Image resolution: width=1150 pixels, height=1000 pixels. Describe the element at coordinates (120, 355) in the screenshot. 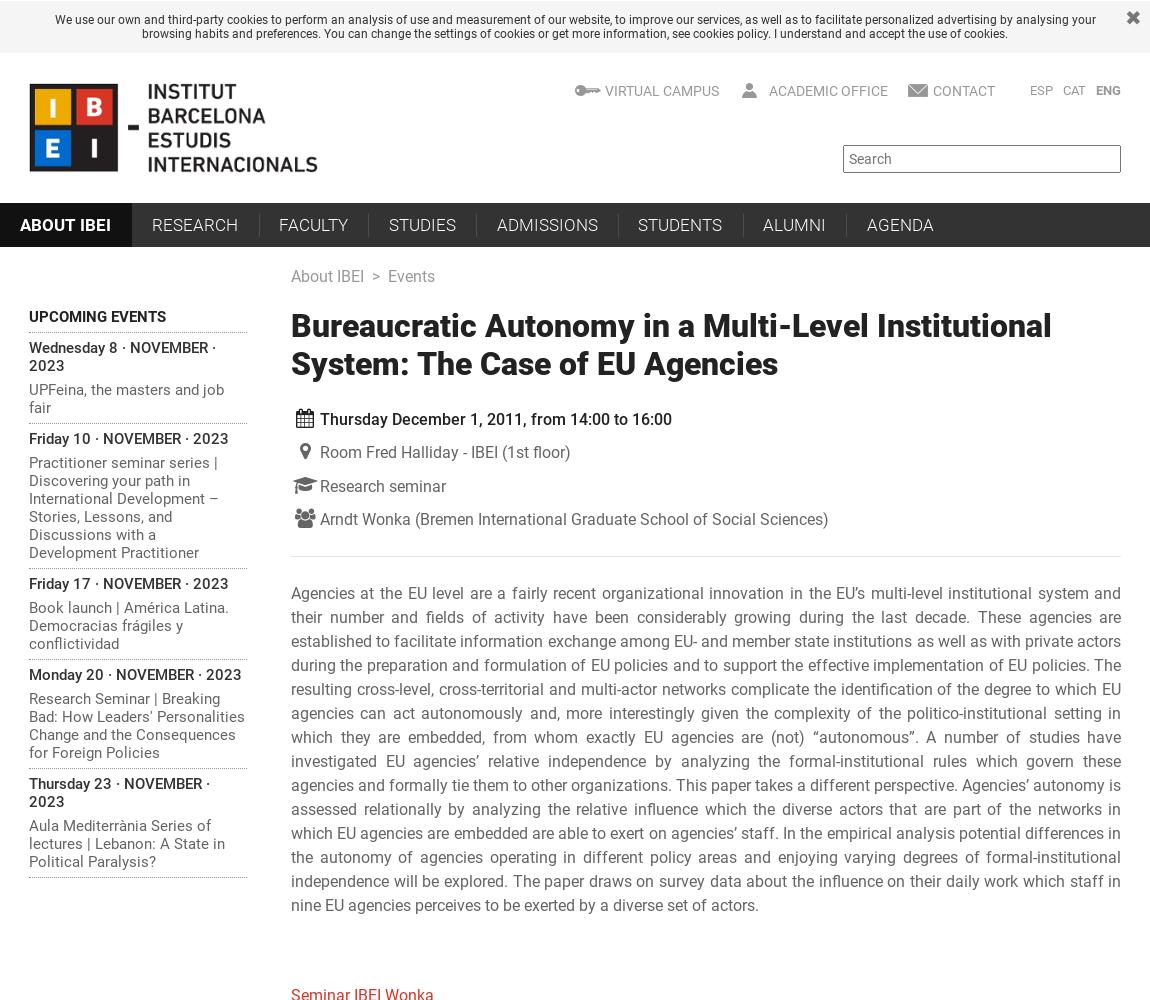

I see `'Wednesday 8 · NOVEMBER · 2023'` at that location.